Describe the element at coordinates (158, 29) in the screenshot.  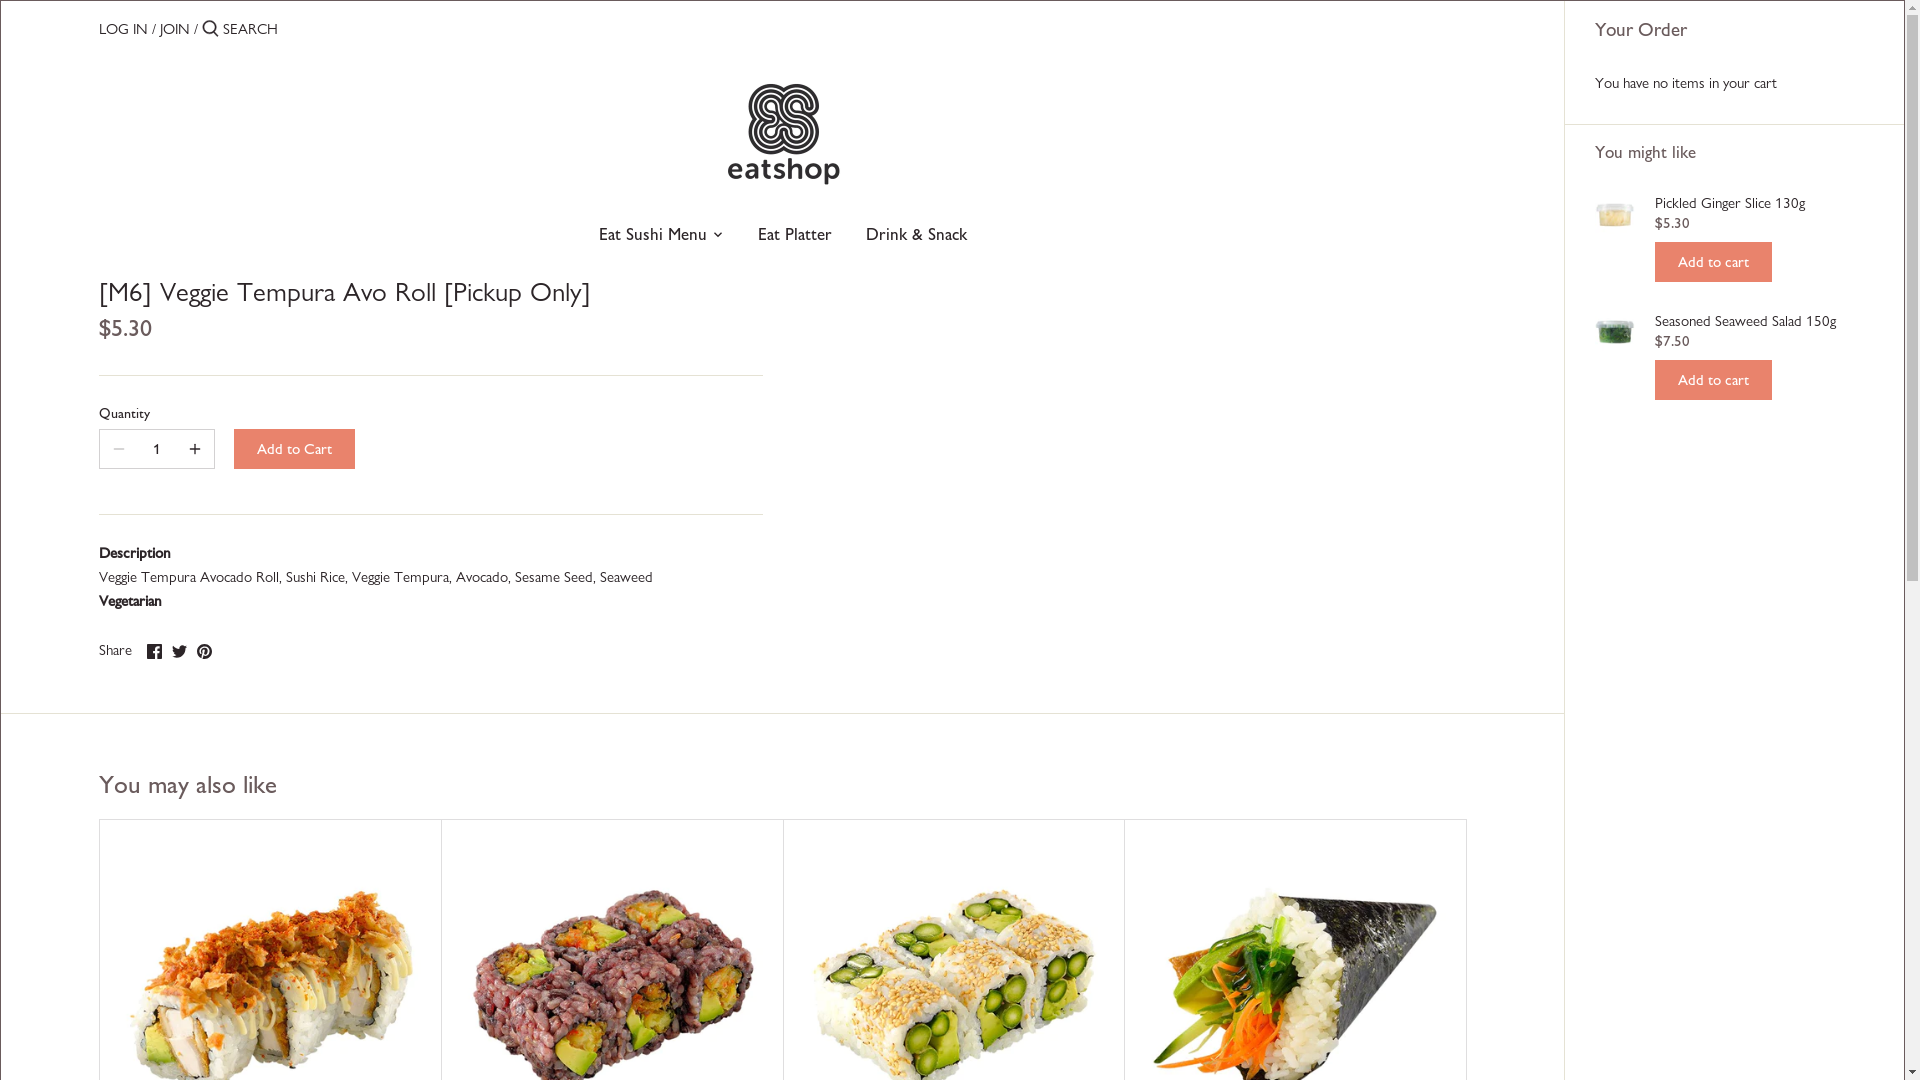
I see `'JOIN'` at that location.